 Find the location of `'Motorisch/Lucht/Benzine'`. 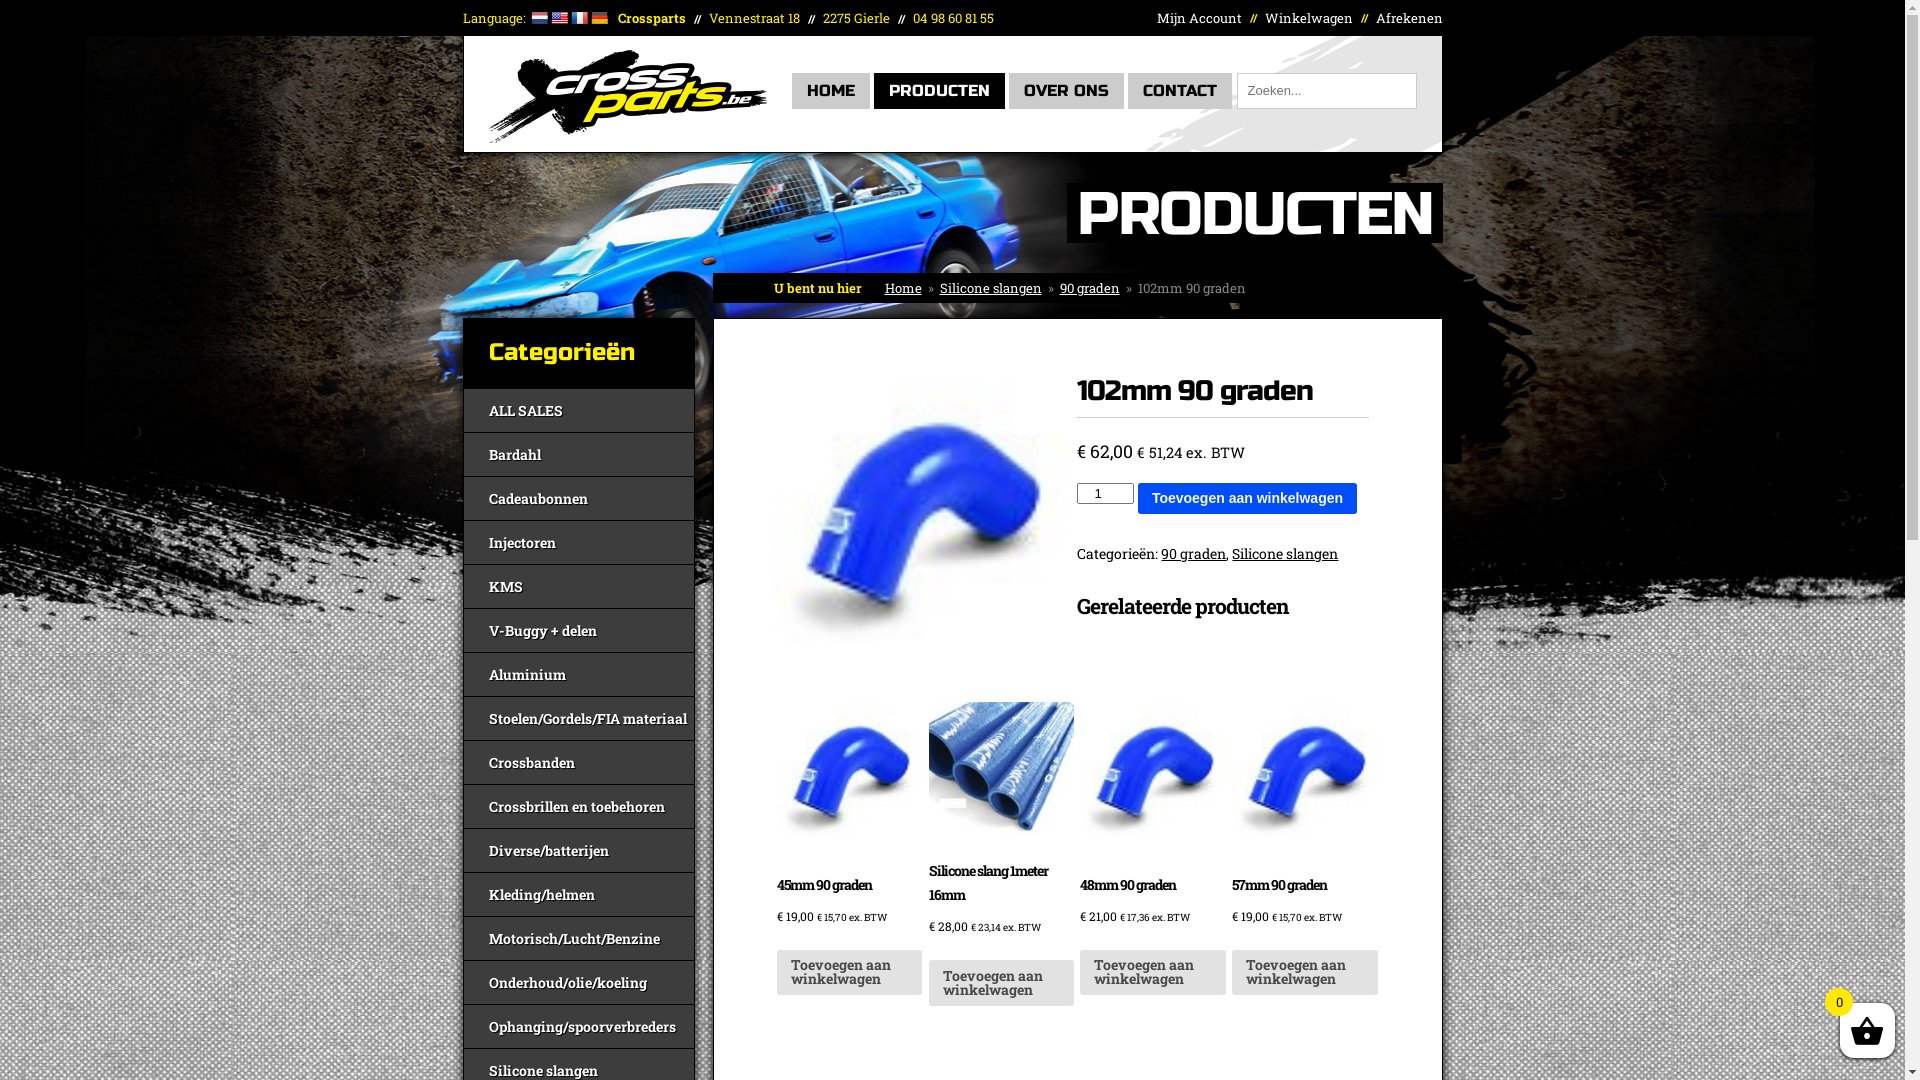

'Motorisch/Lucht/Benzine' is located at coordinates (578, 937).